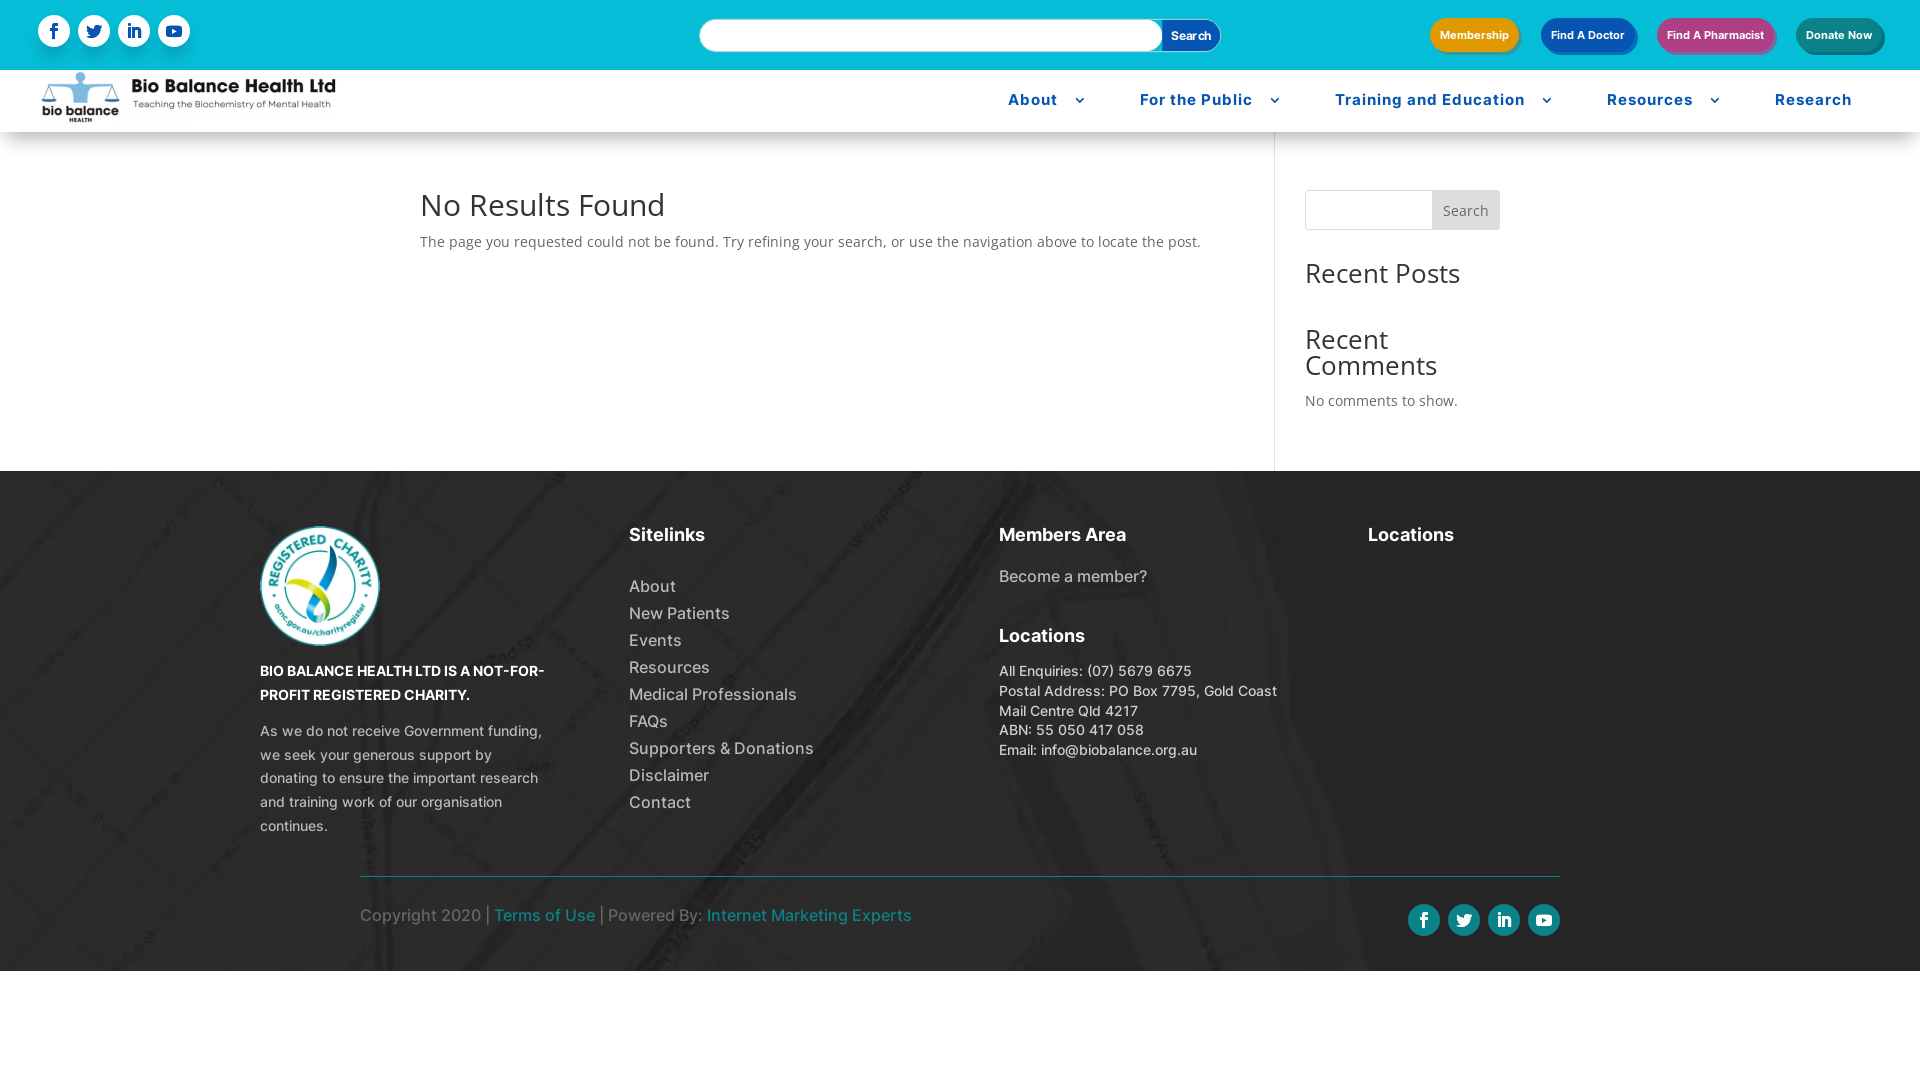 The height and width of the screenshot is (1080, 1920). I want to click on 'Search', so click(1465, 209).